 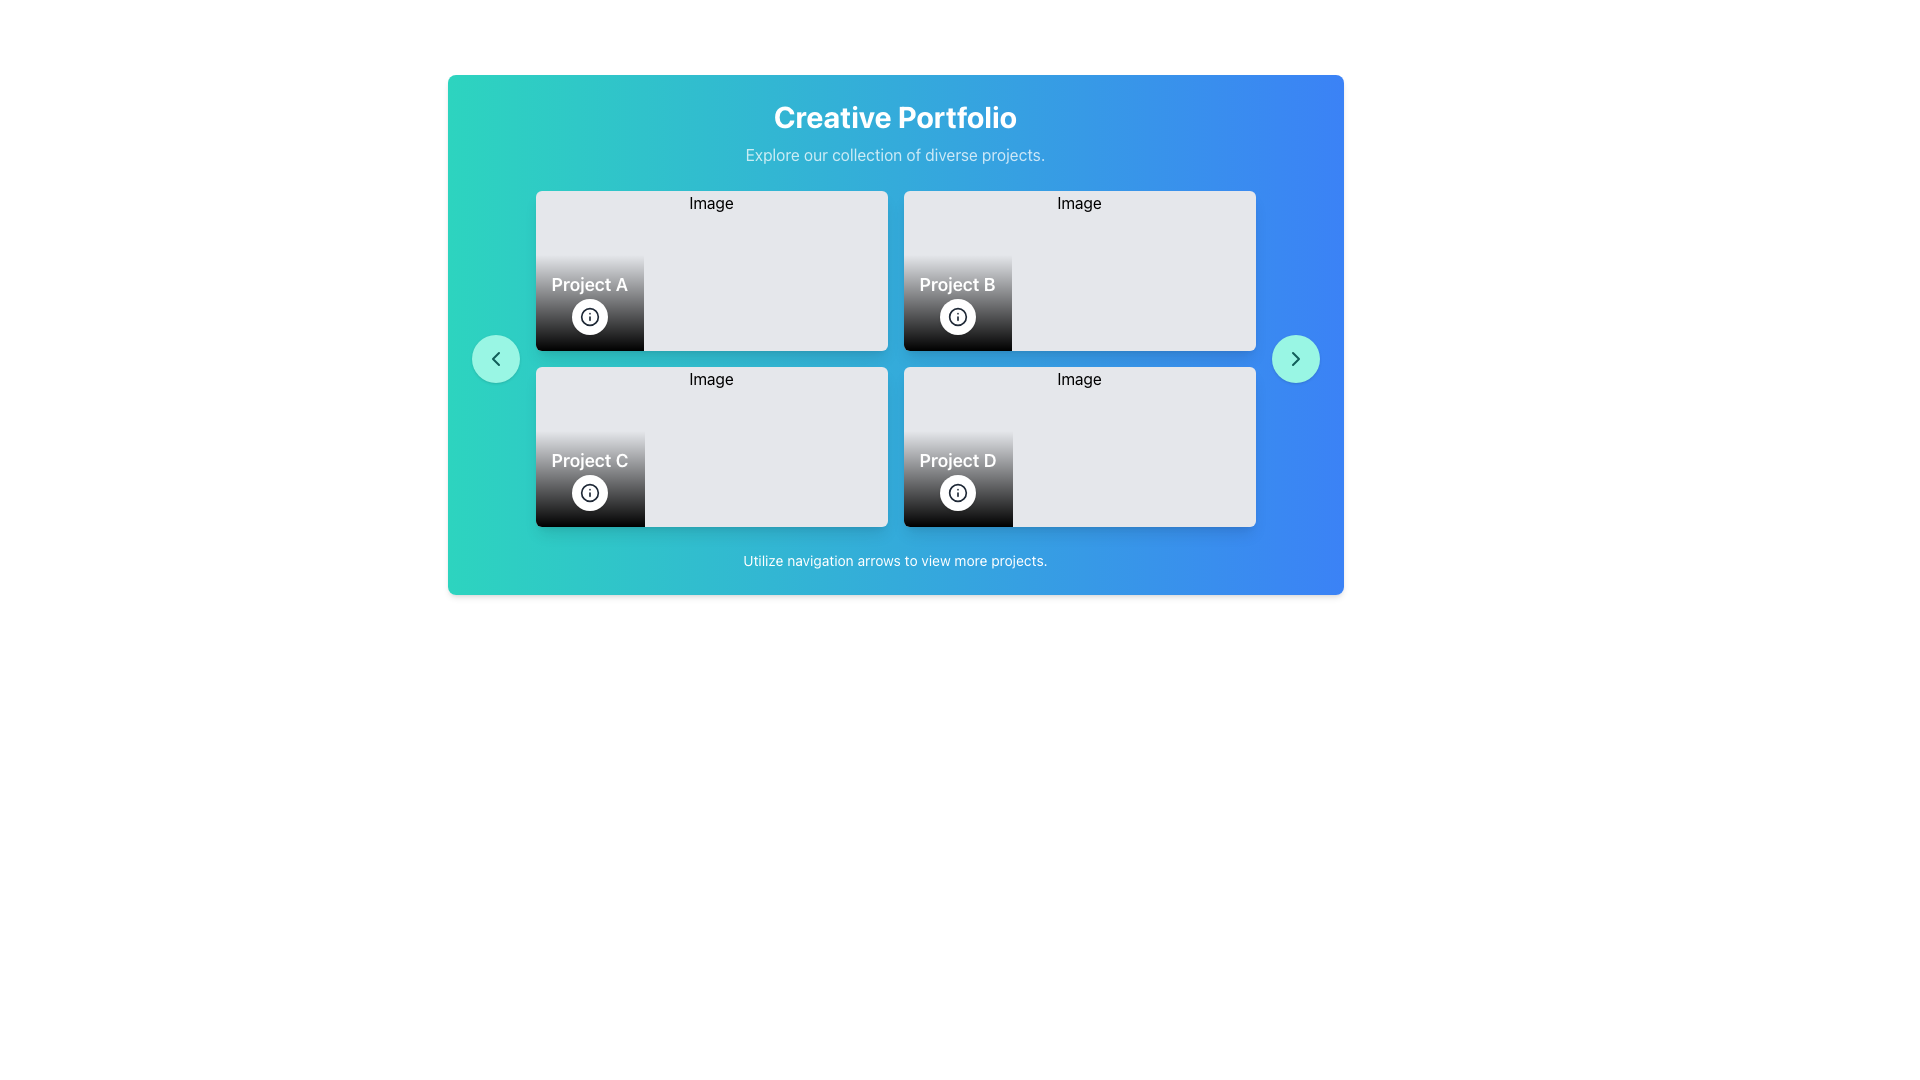 I want to click on the project tile labeled 'Project C' in the project portfolio grid, located in the lower left quadrant of the grid, so click(x=589, y=478).